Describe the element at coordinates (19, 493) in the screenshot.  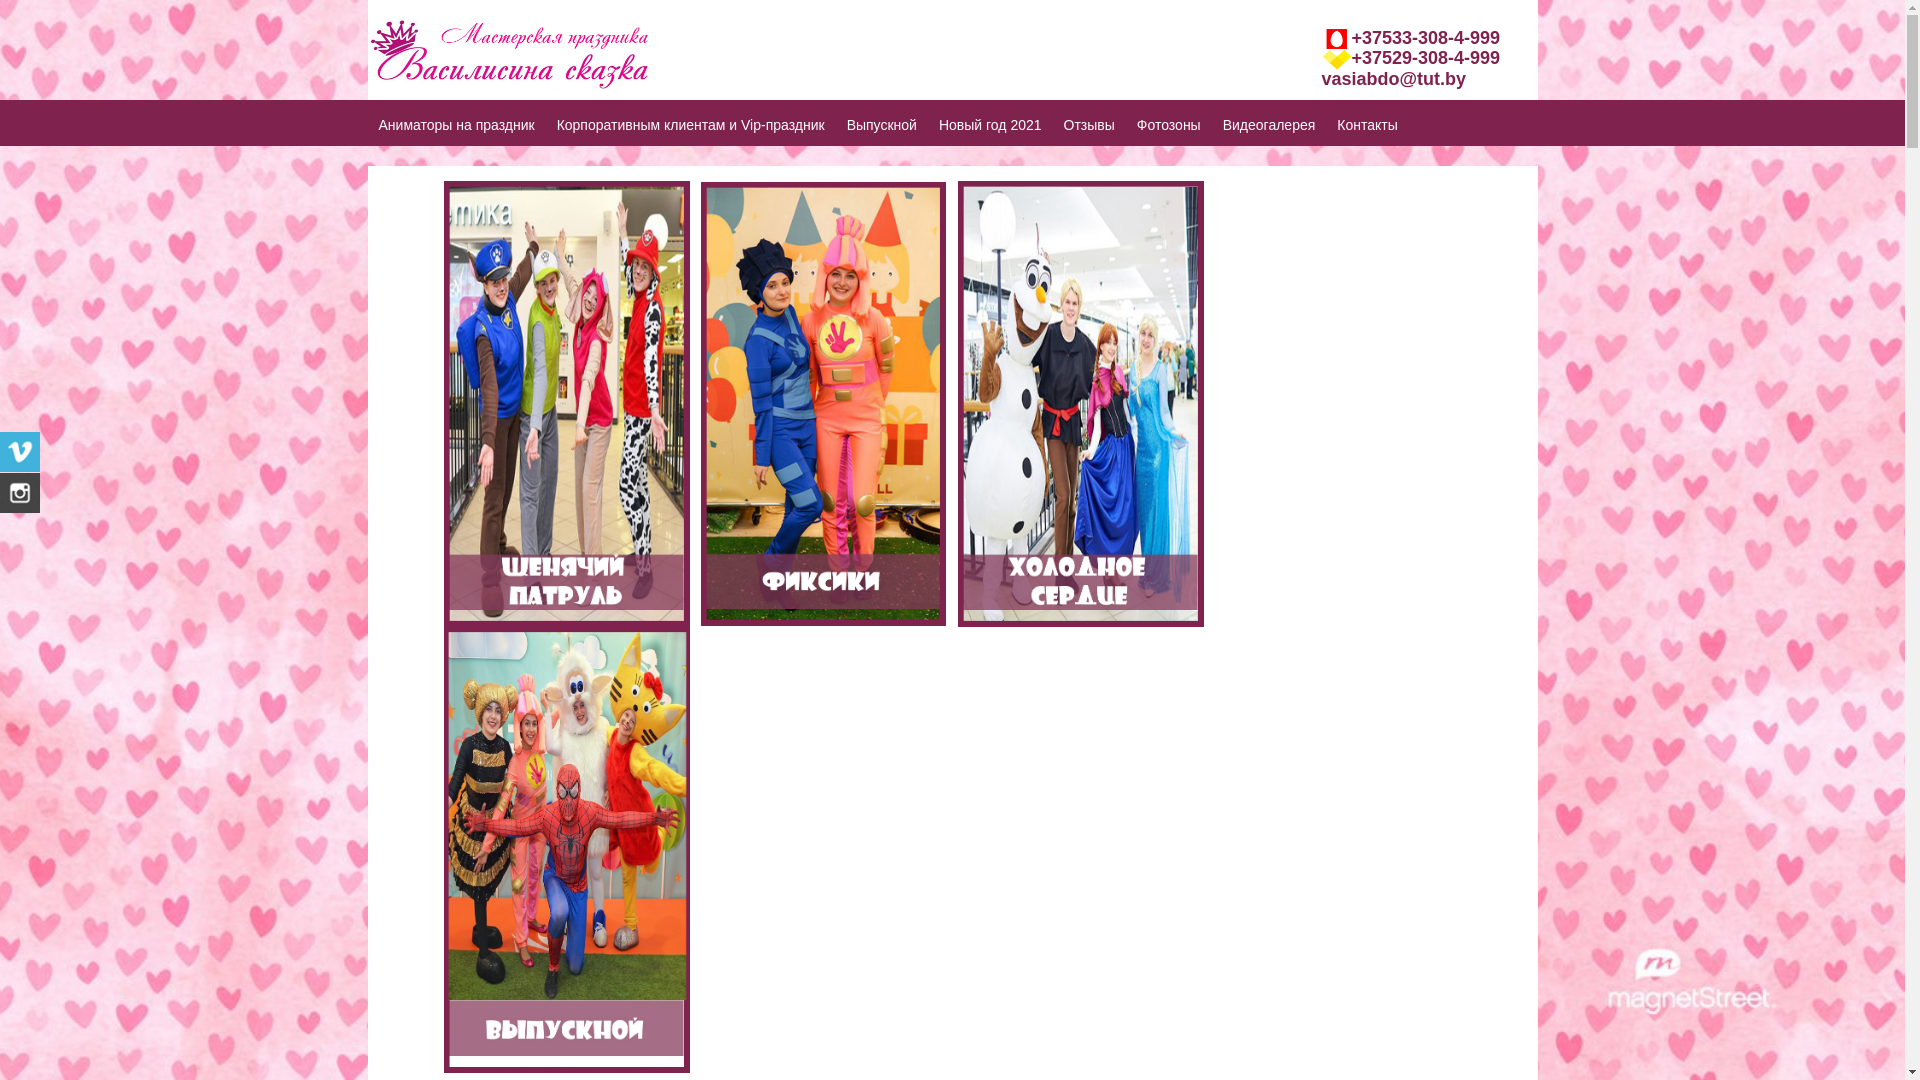
I see `'instagram'` at that location.